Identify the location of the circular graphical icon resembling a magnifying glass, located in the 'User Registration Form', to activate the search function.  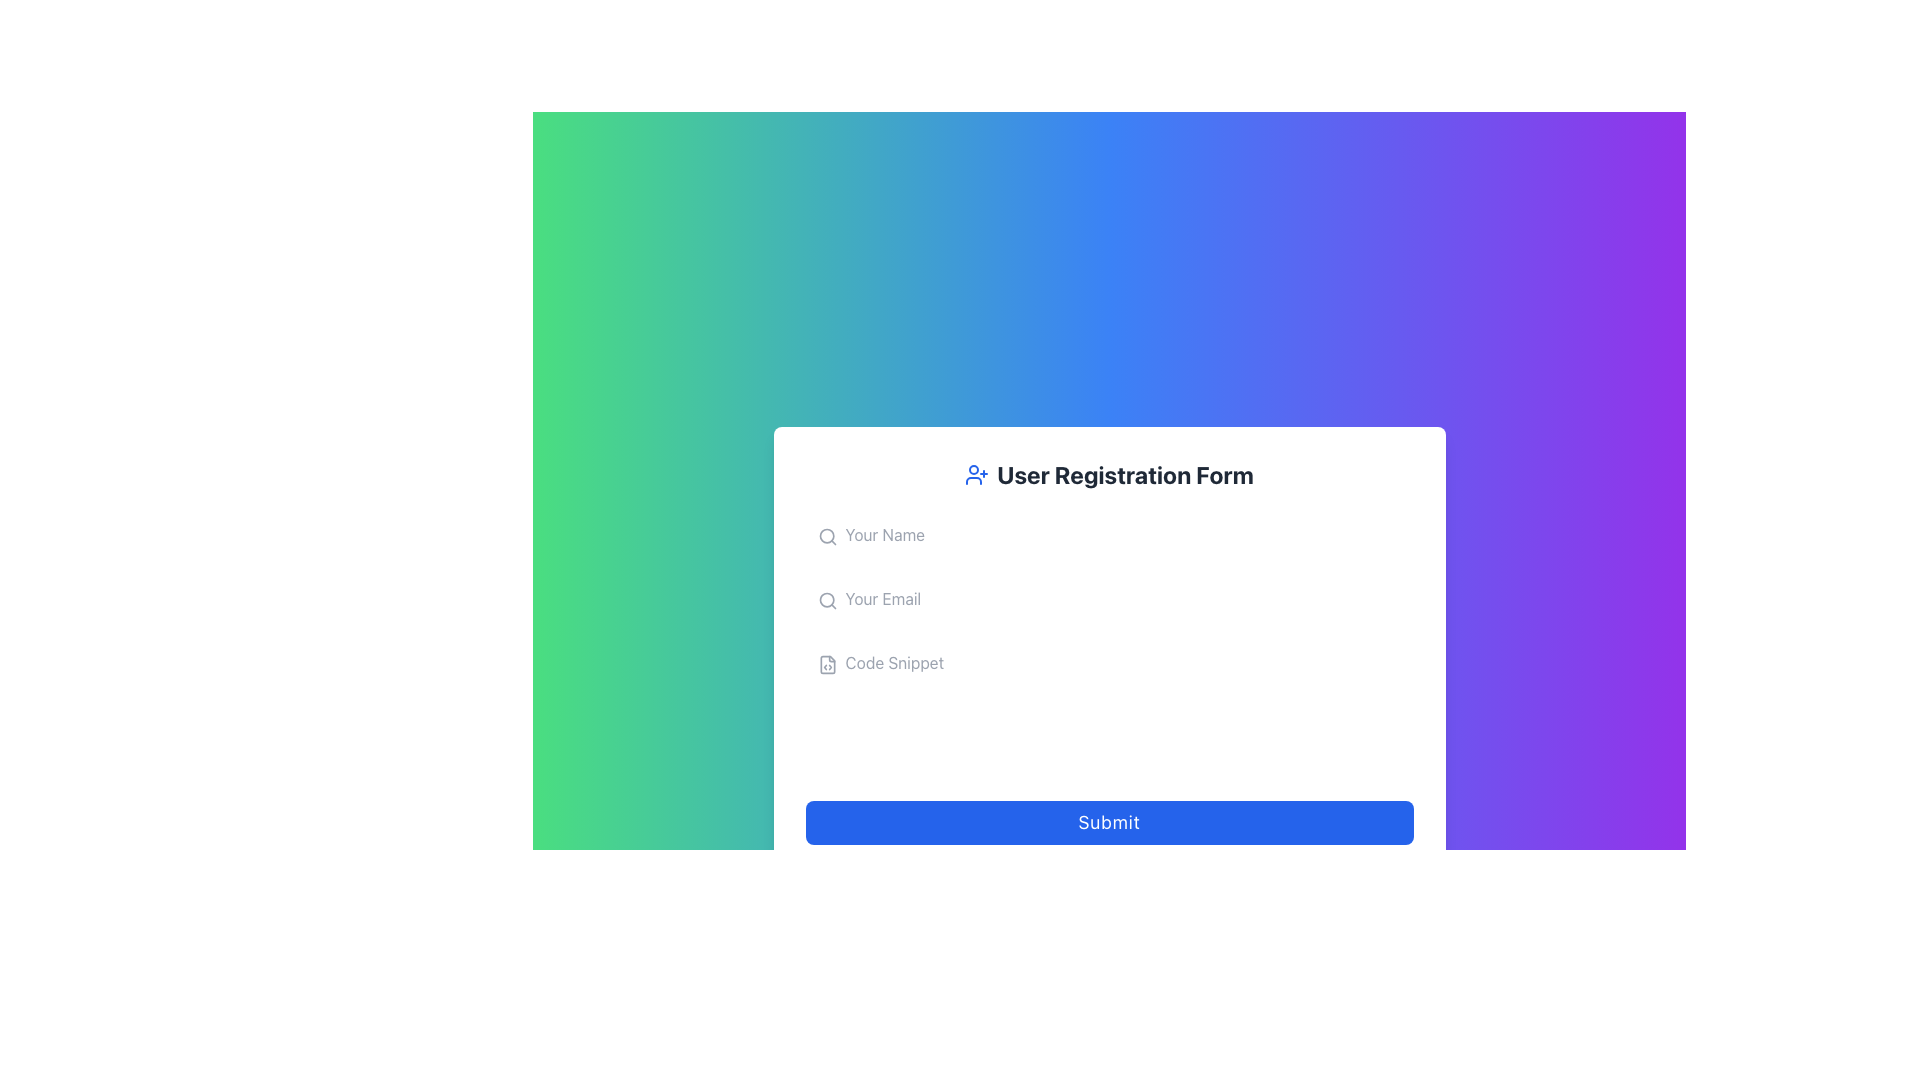
(826, 599).